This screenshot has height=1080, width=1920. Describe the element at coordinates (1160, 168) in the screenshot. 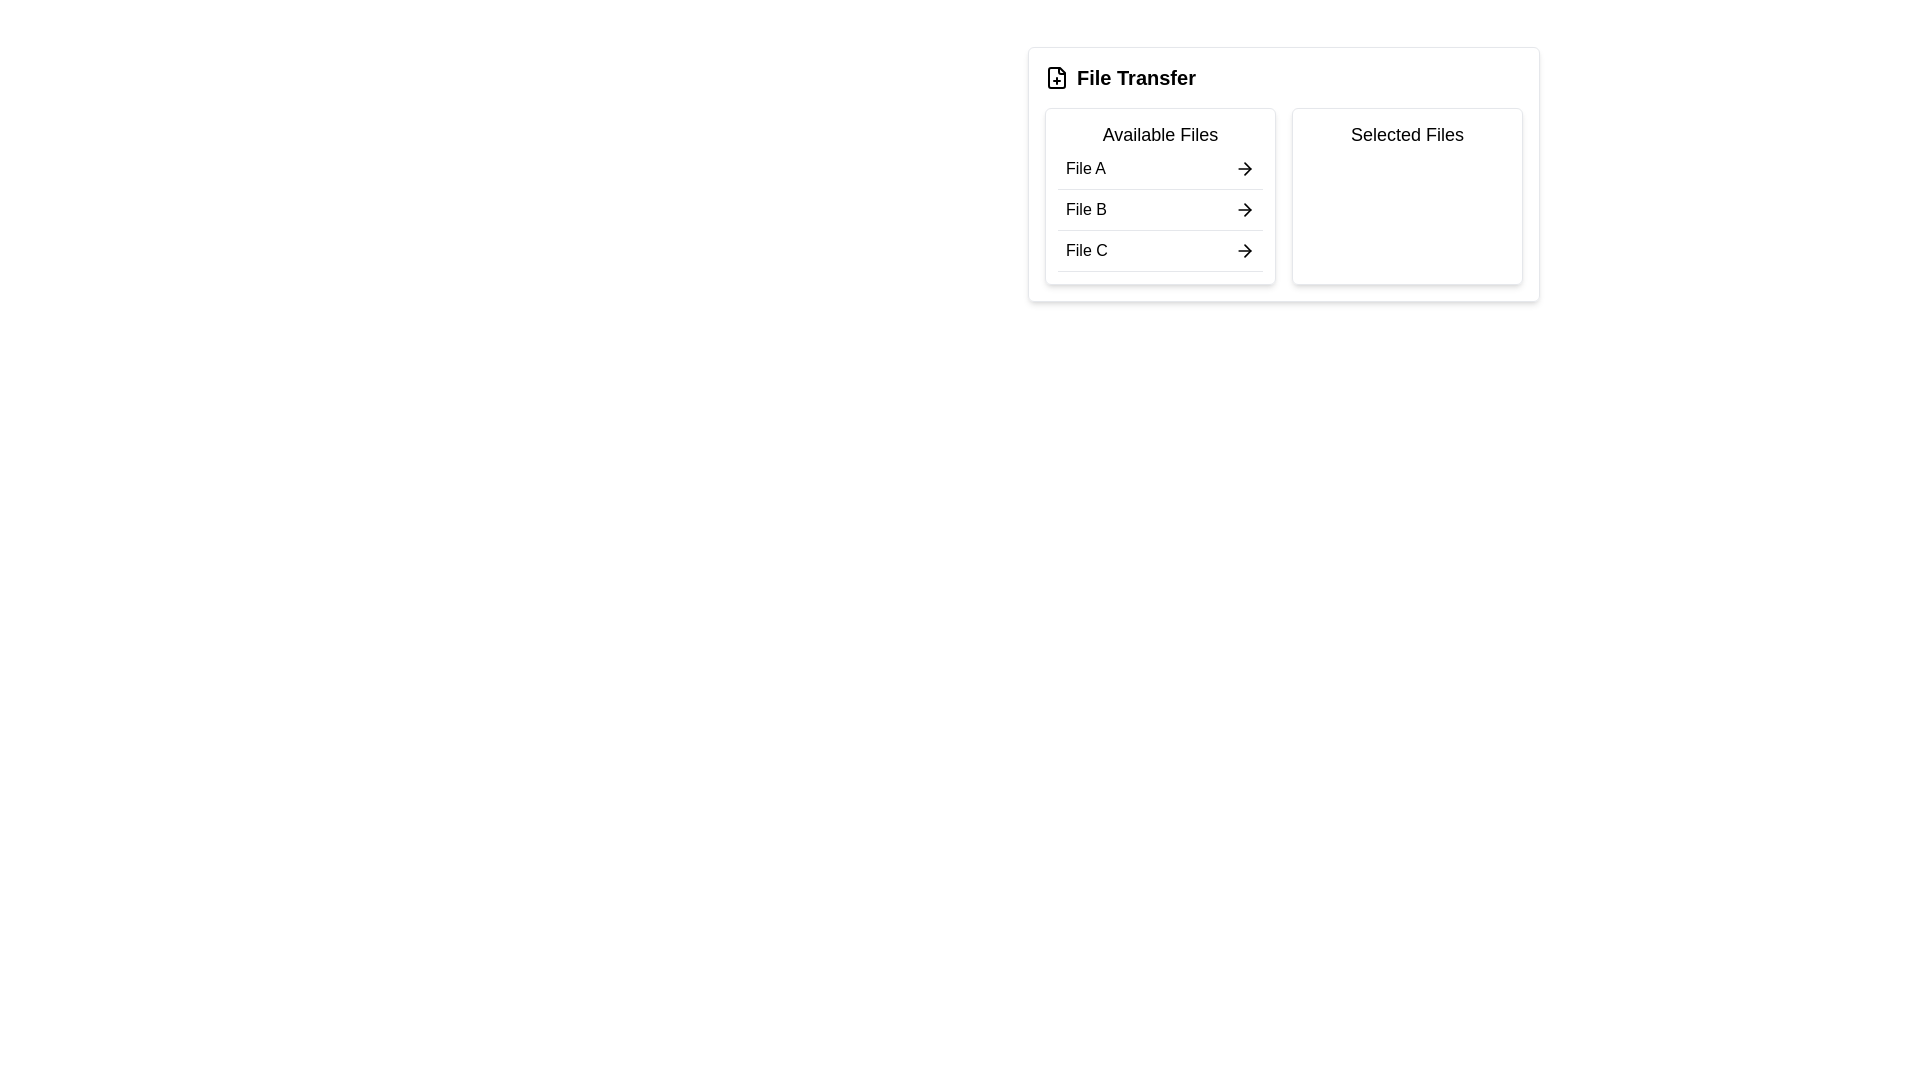

I see `the first selectable file in the transfer list under the 'Available Files' section` at that location.